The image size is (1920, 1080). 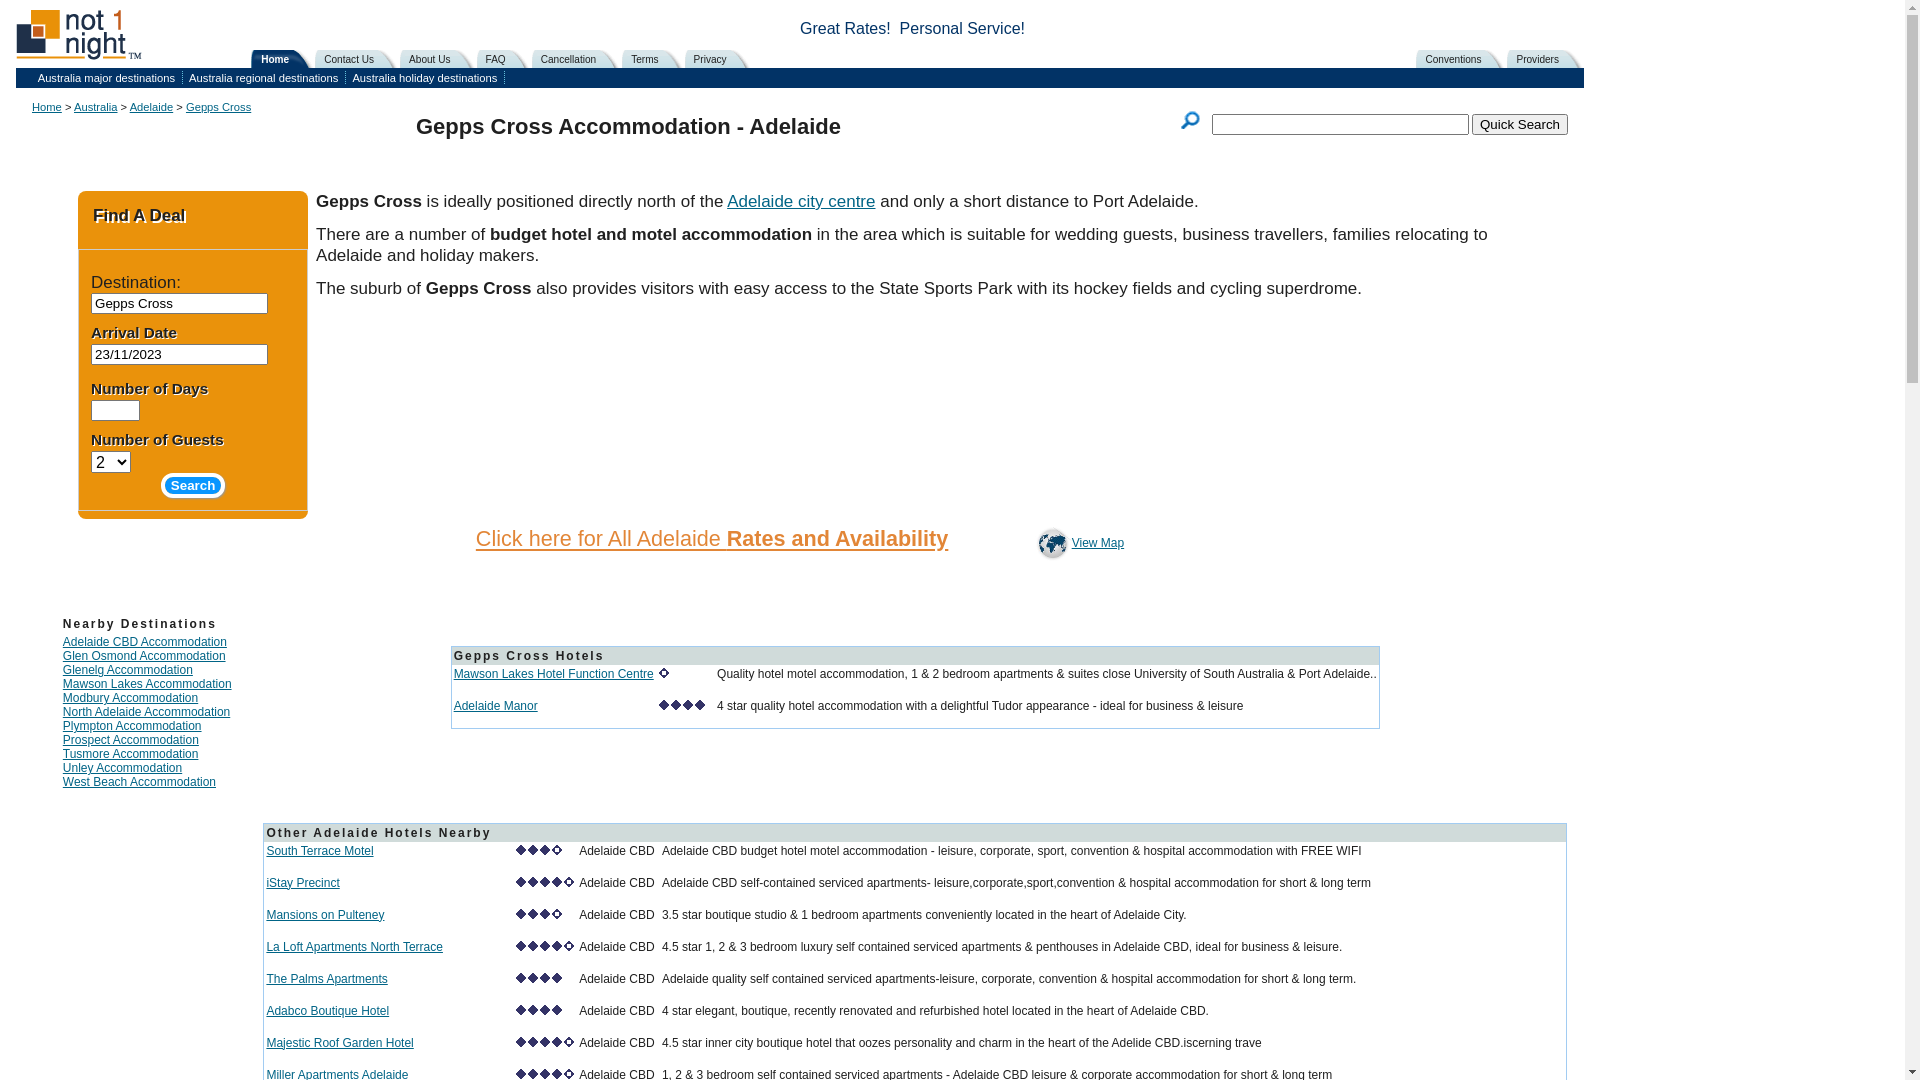 What do you see at coordinates (151, 107) in the screenshot?
I see `'Adelaide'` at bounding box center [151, 107].